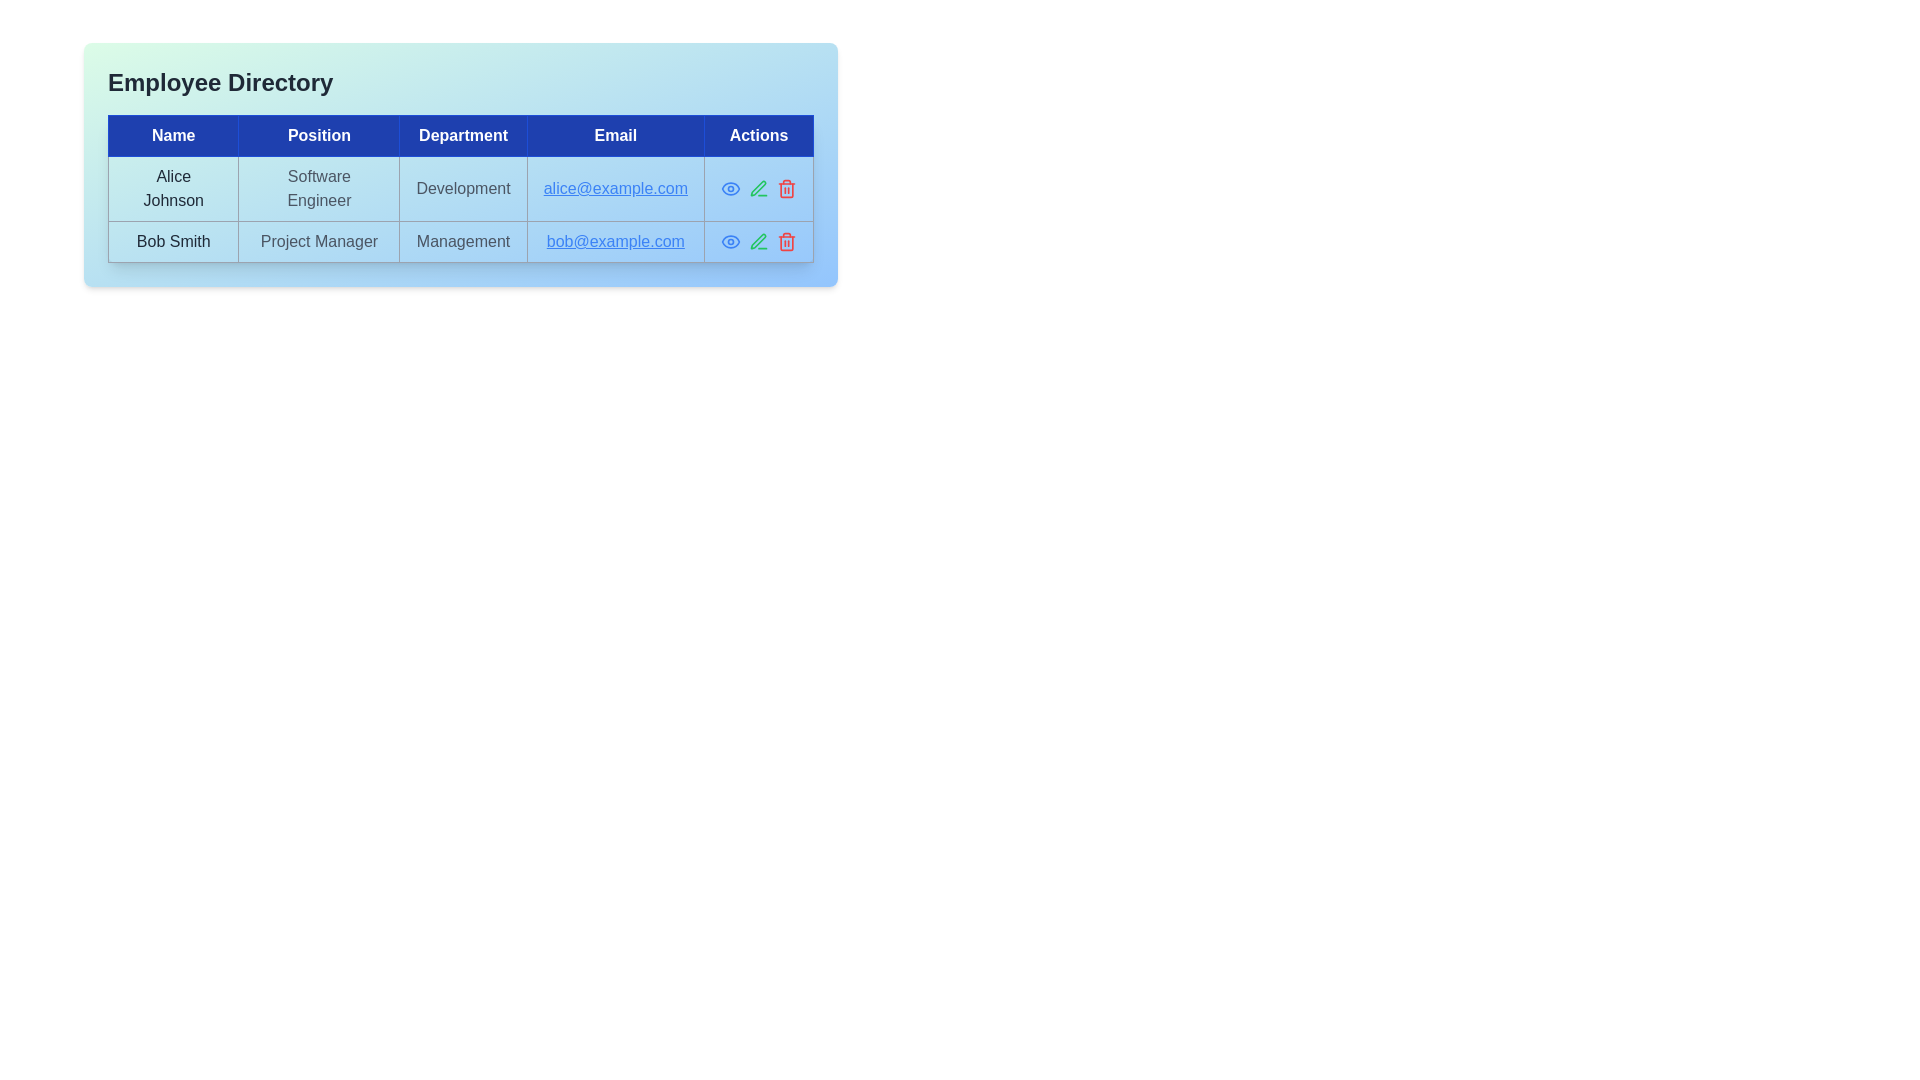  Describe the element at coordinates (614, 135) in the screenshot. I see `the Table Header element which categorizes email-related information in the data table, located between the 'Department' and 'Actions' elements` at that location.